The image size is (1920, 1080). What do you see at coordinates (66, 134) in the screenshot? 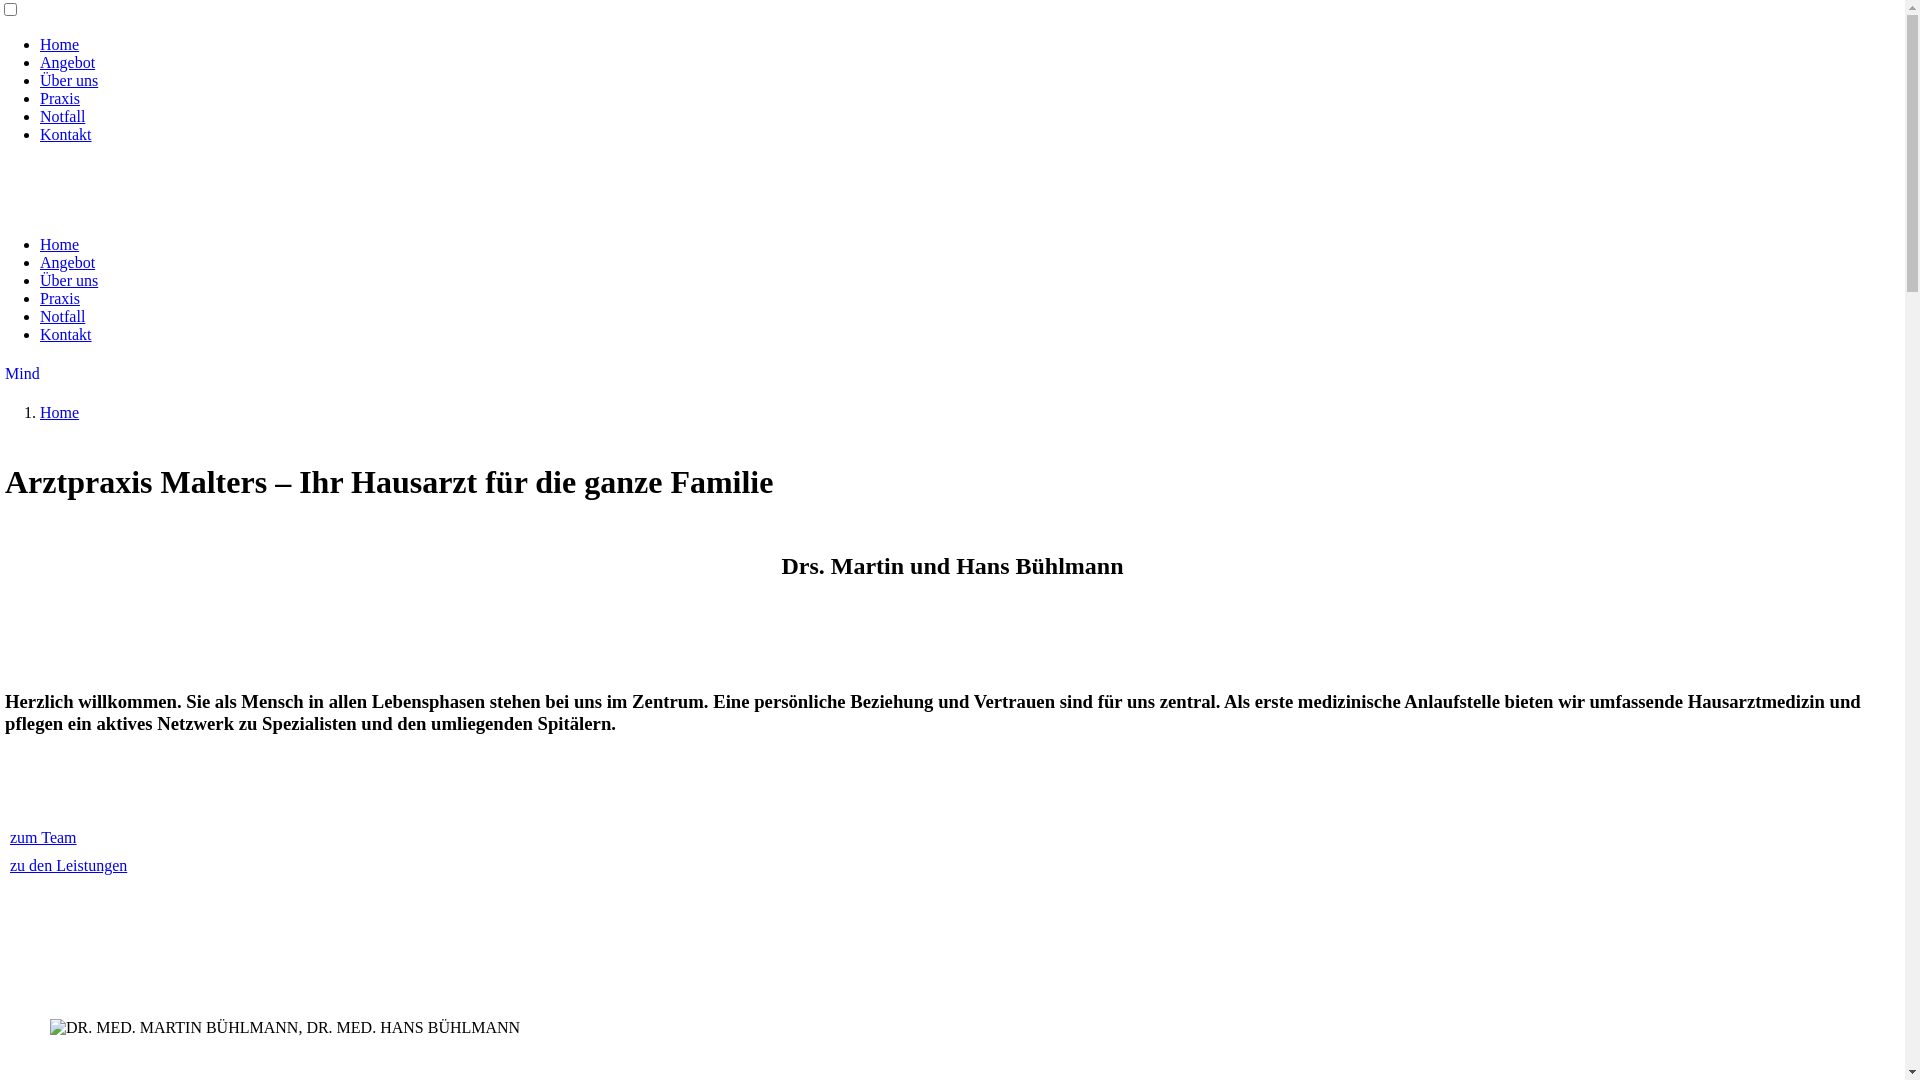
I see `'Kontakt'` at bounding box center [66, 134].